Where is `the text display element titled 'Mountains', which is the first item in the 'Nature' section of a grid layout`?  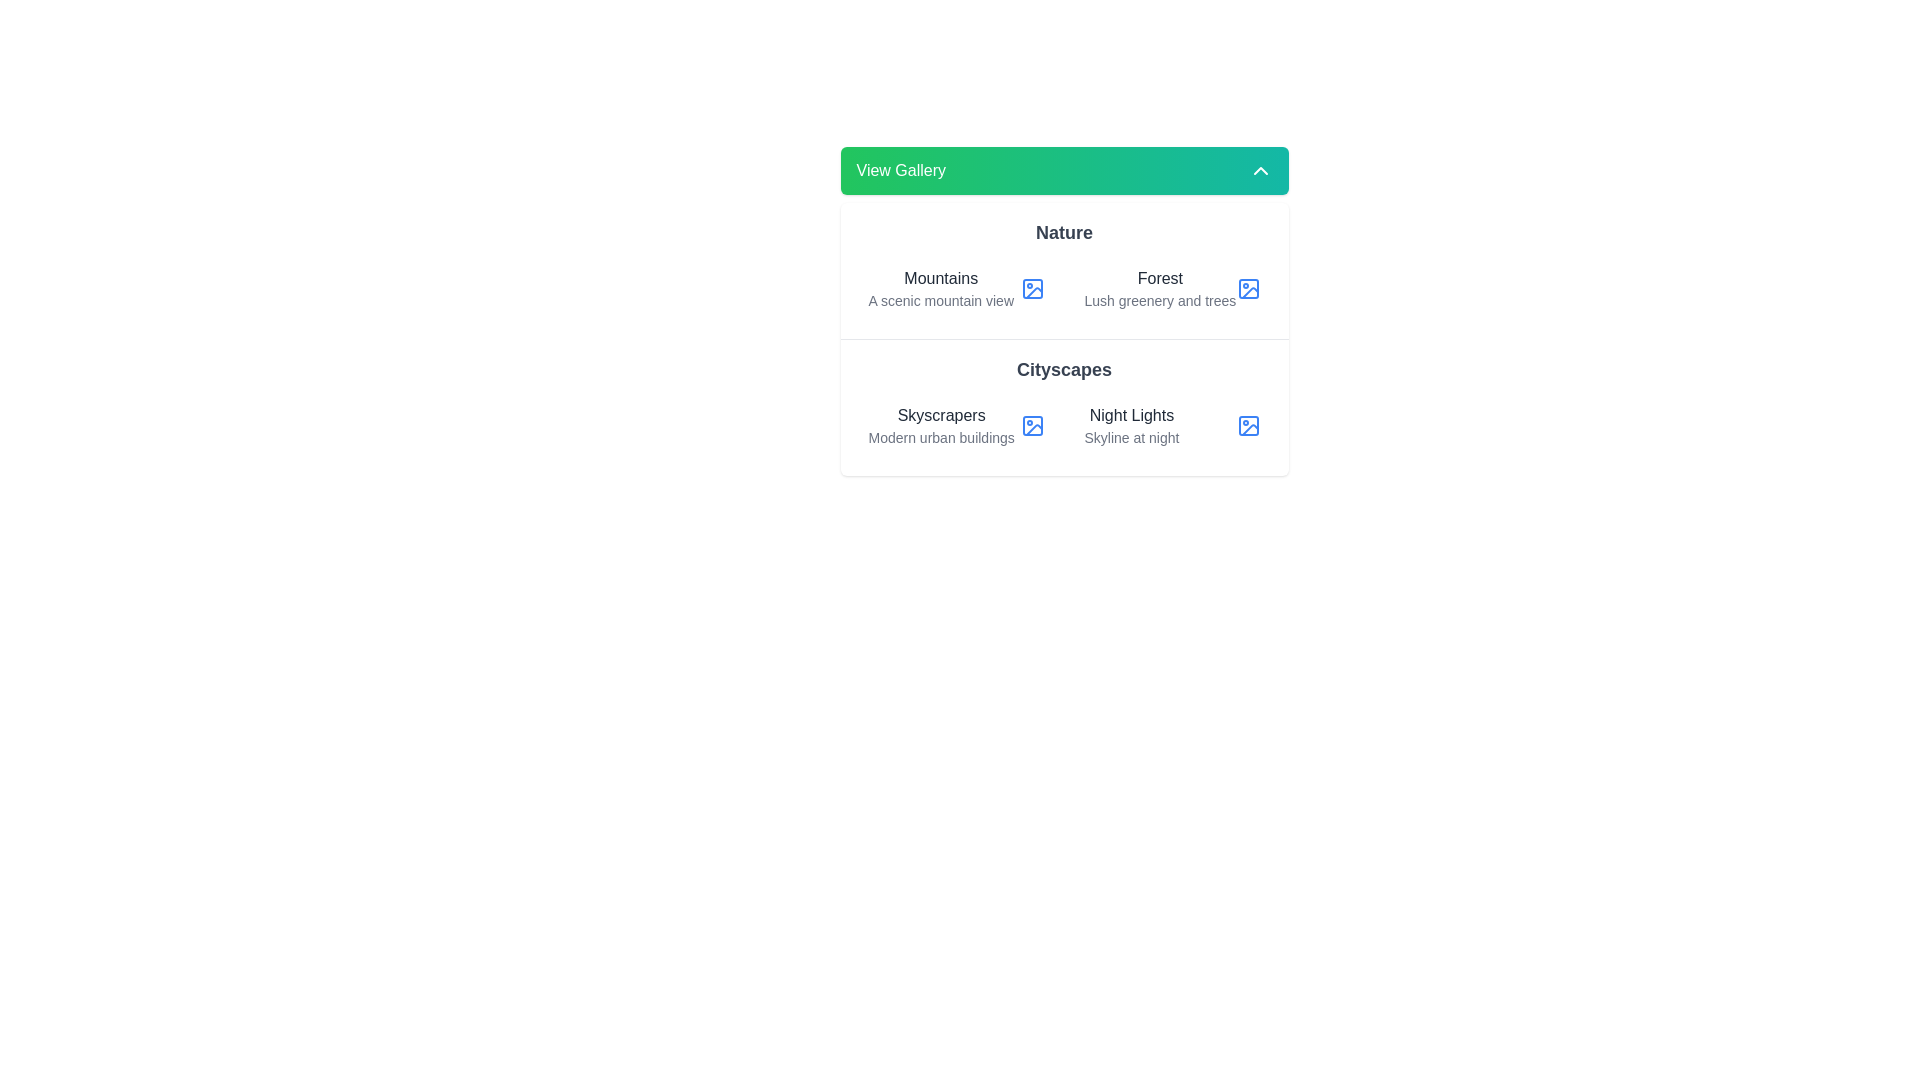
the text display element titled 'Mountains', which is the first item in the 'Nature' section of a grid layout is located at coordinates (940, 289).